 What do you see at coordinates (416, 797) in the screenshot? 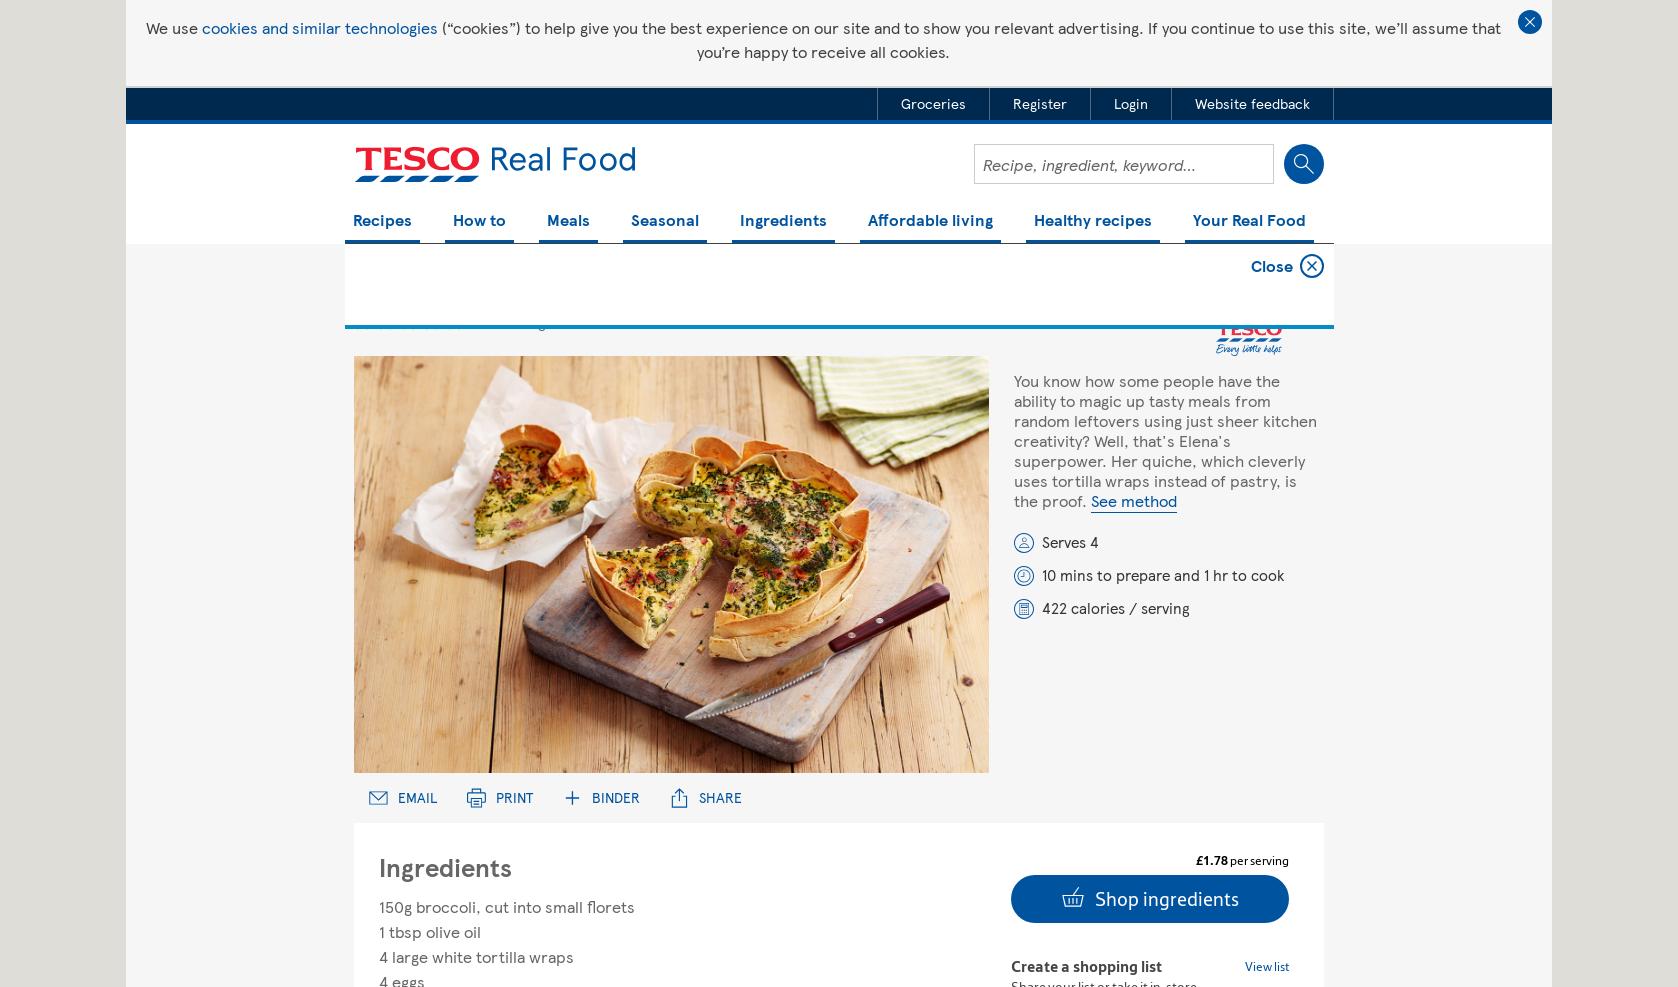
I see `'Email'` at bounding box center [416, 797].